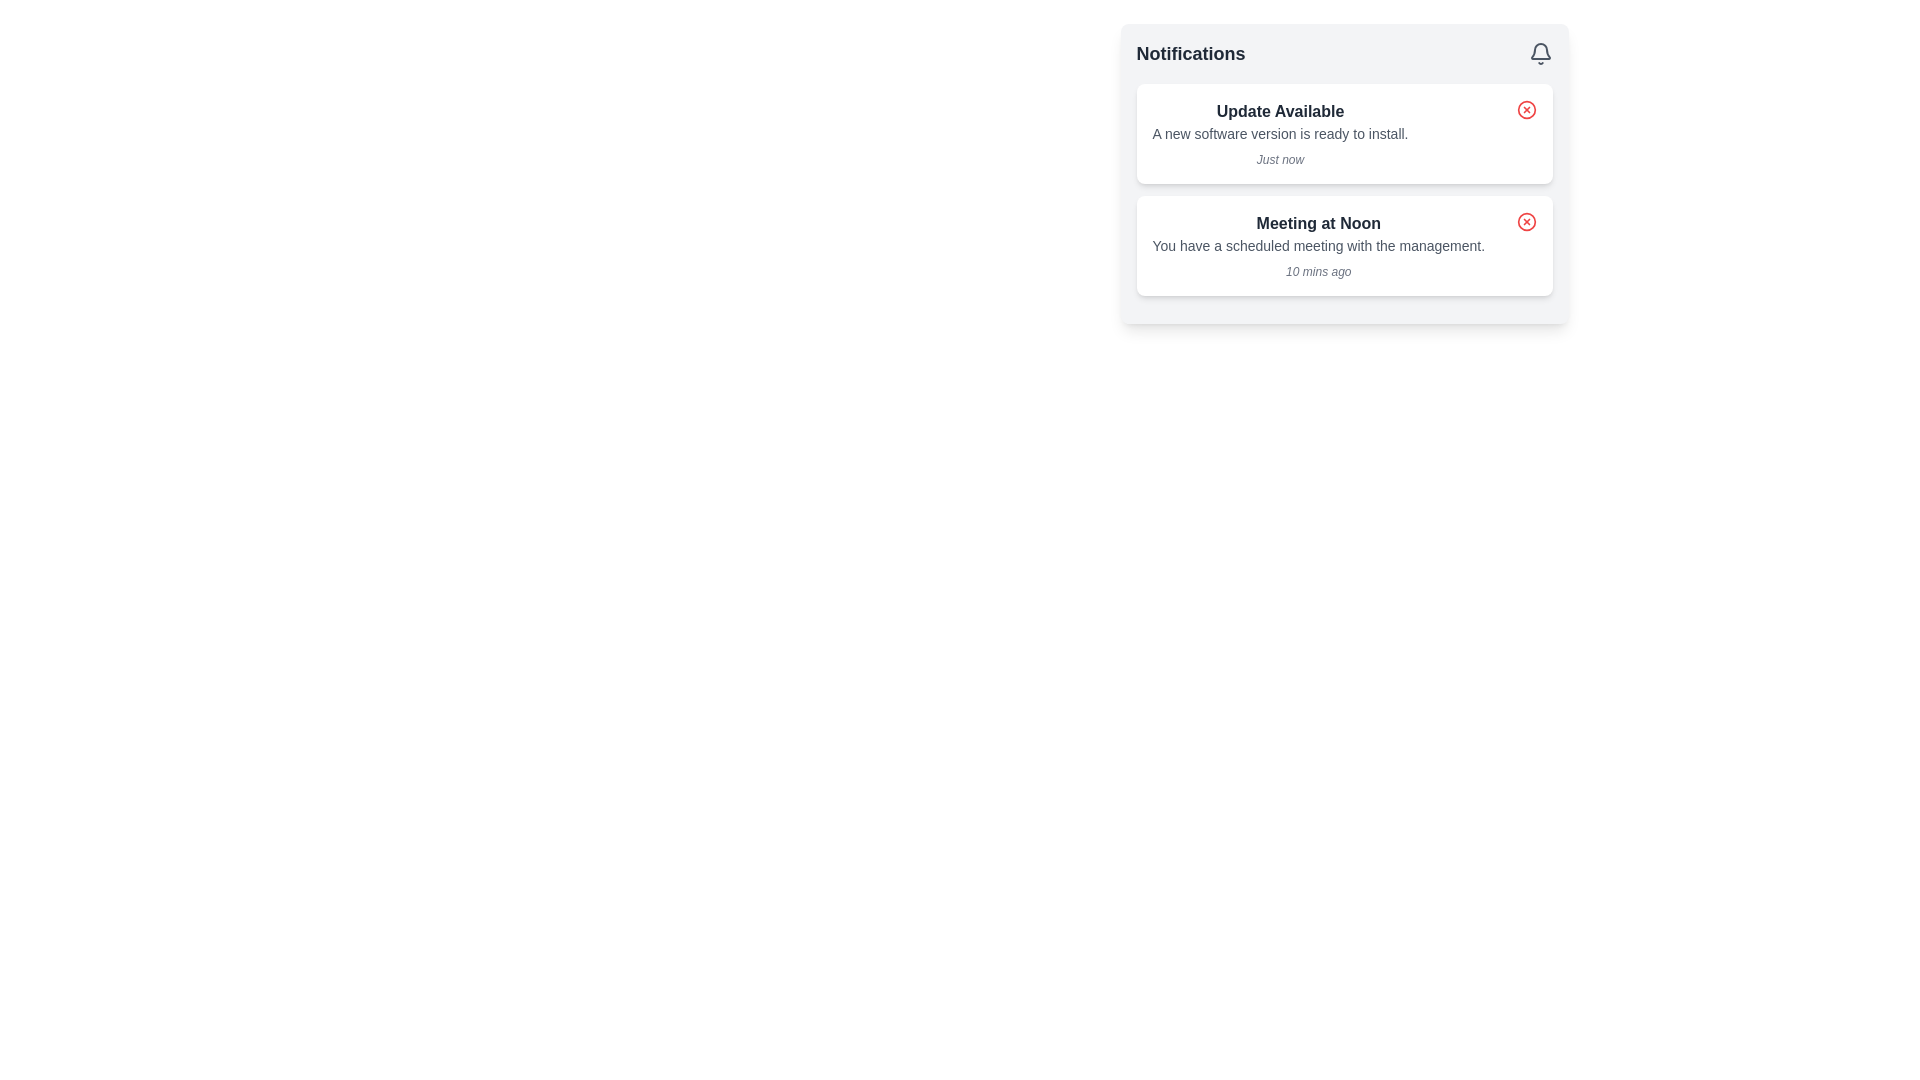 Image resolution: width=1920 pixels, height=1080 pixels. I want to click on notification details from the second item in the vertically stacked notification list, located underneath the 'Update Available' notification, so click(1318, 245).